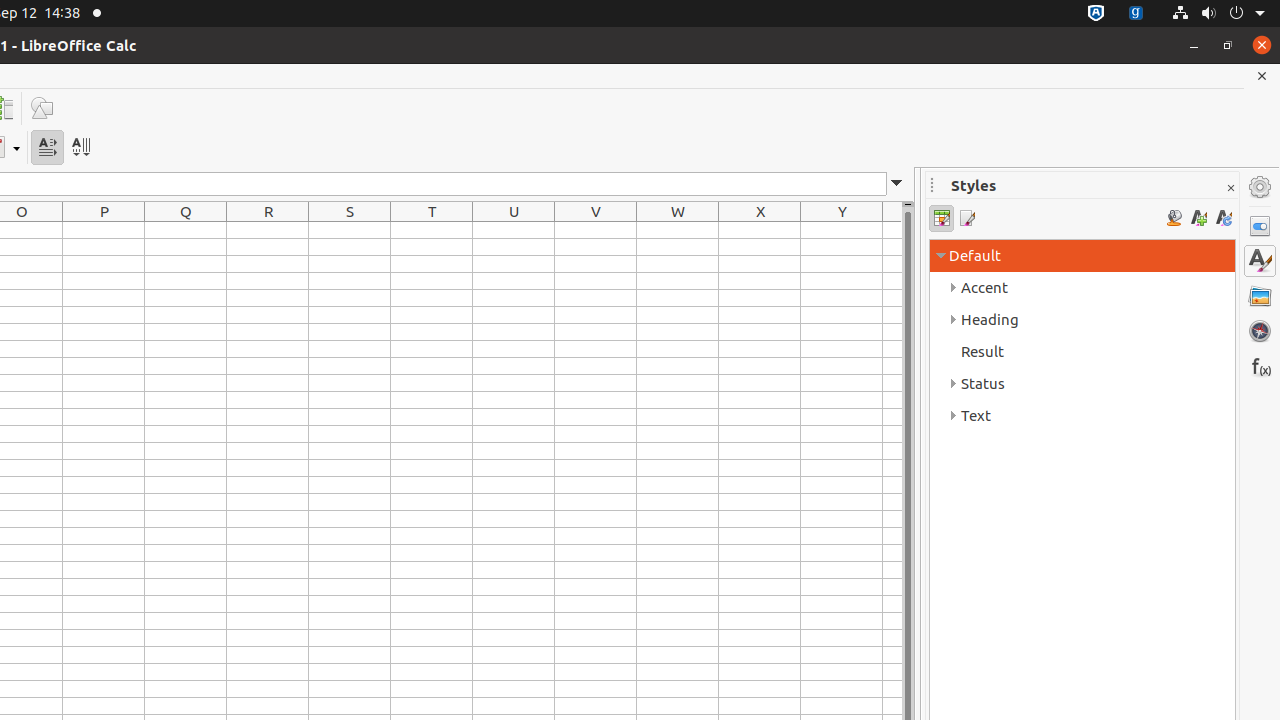 The height and width of the screenshot is (720, 1280). I want to click on 'Q1', so click(185, 229).